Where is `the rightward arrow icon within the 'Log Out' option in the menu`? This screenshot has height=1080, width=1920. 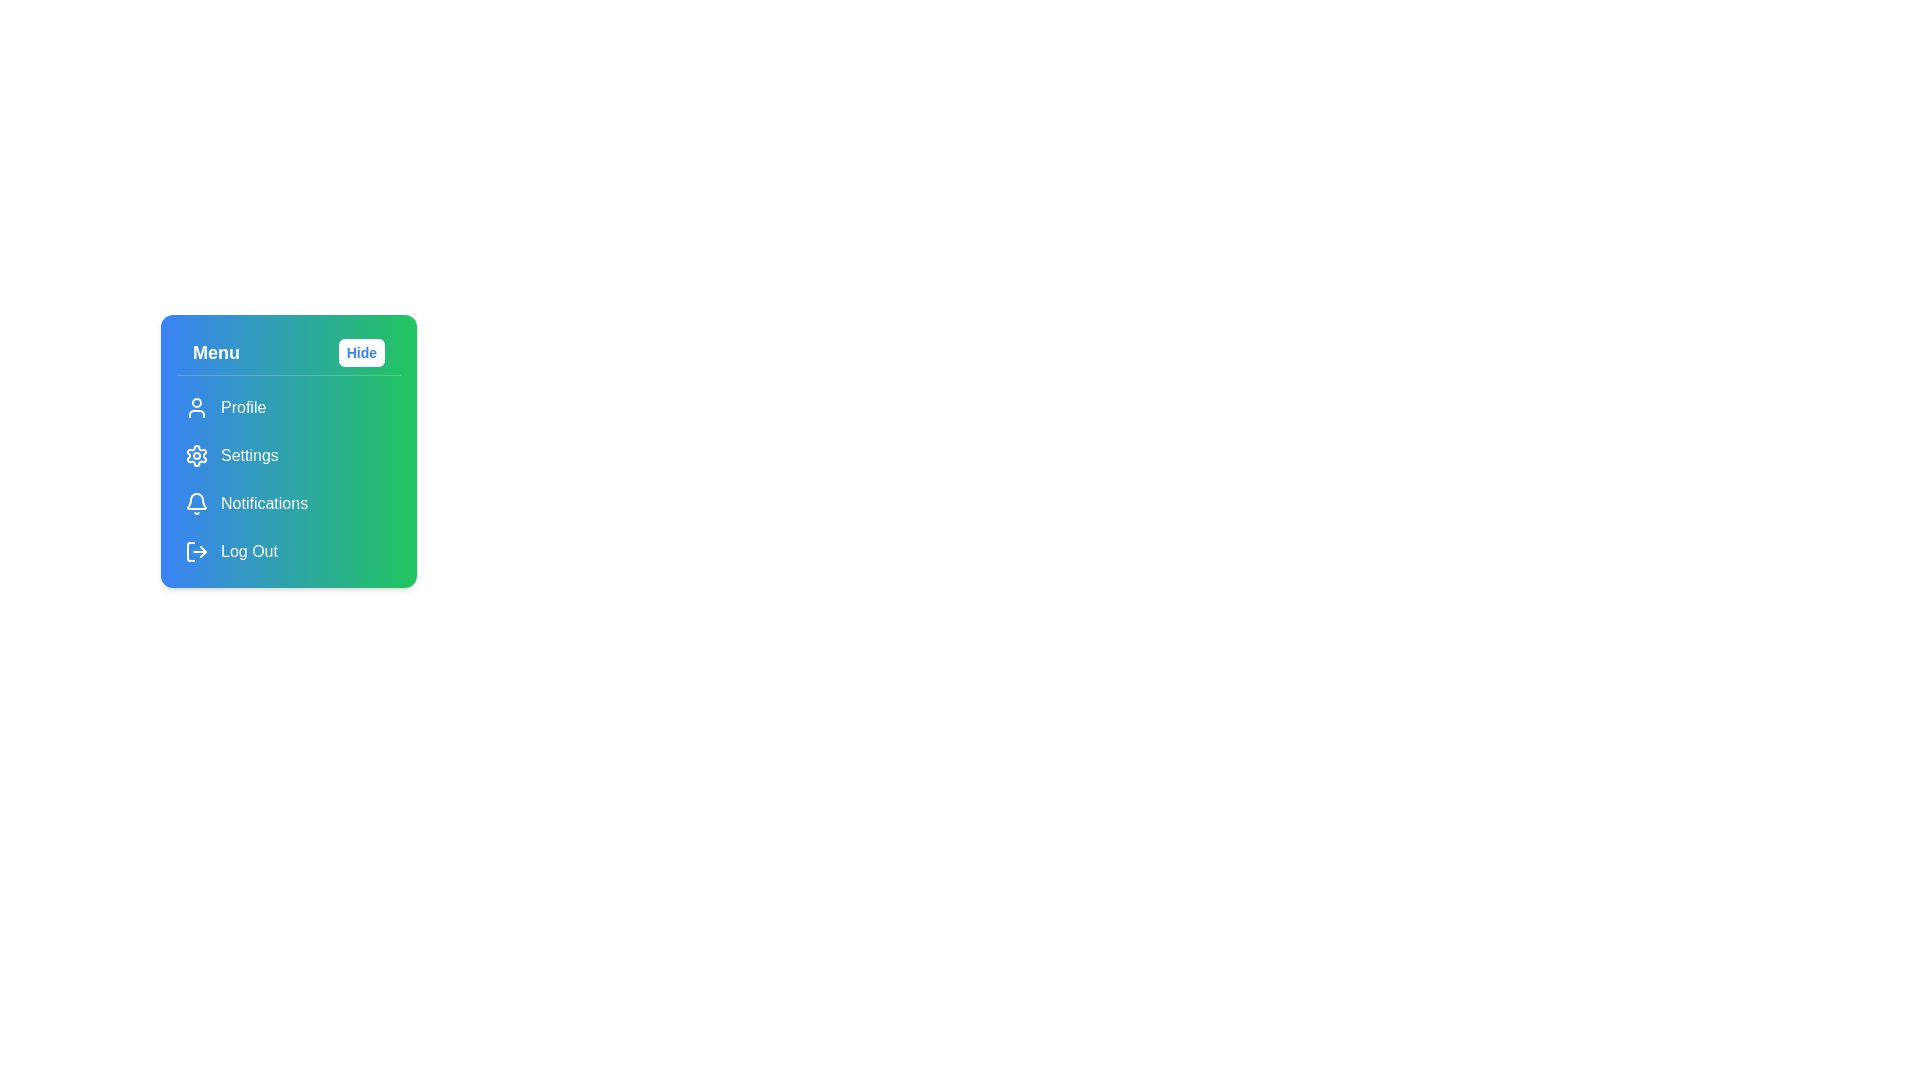 the rightward arrow icon within the 'Log Out' option in the menu is located at coordinates (196, 551).